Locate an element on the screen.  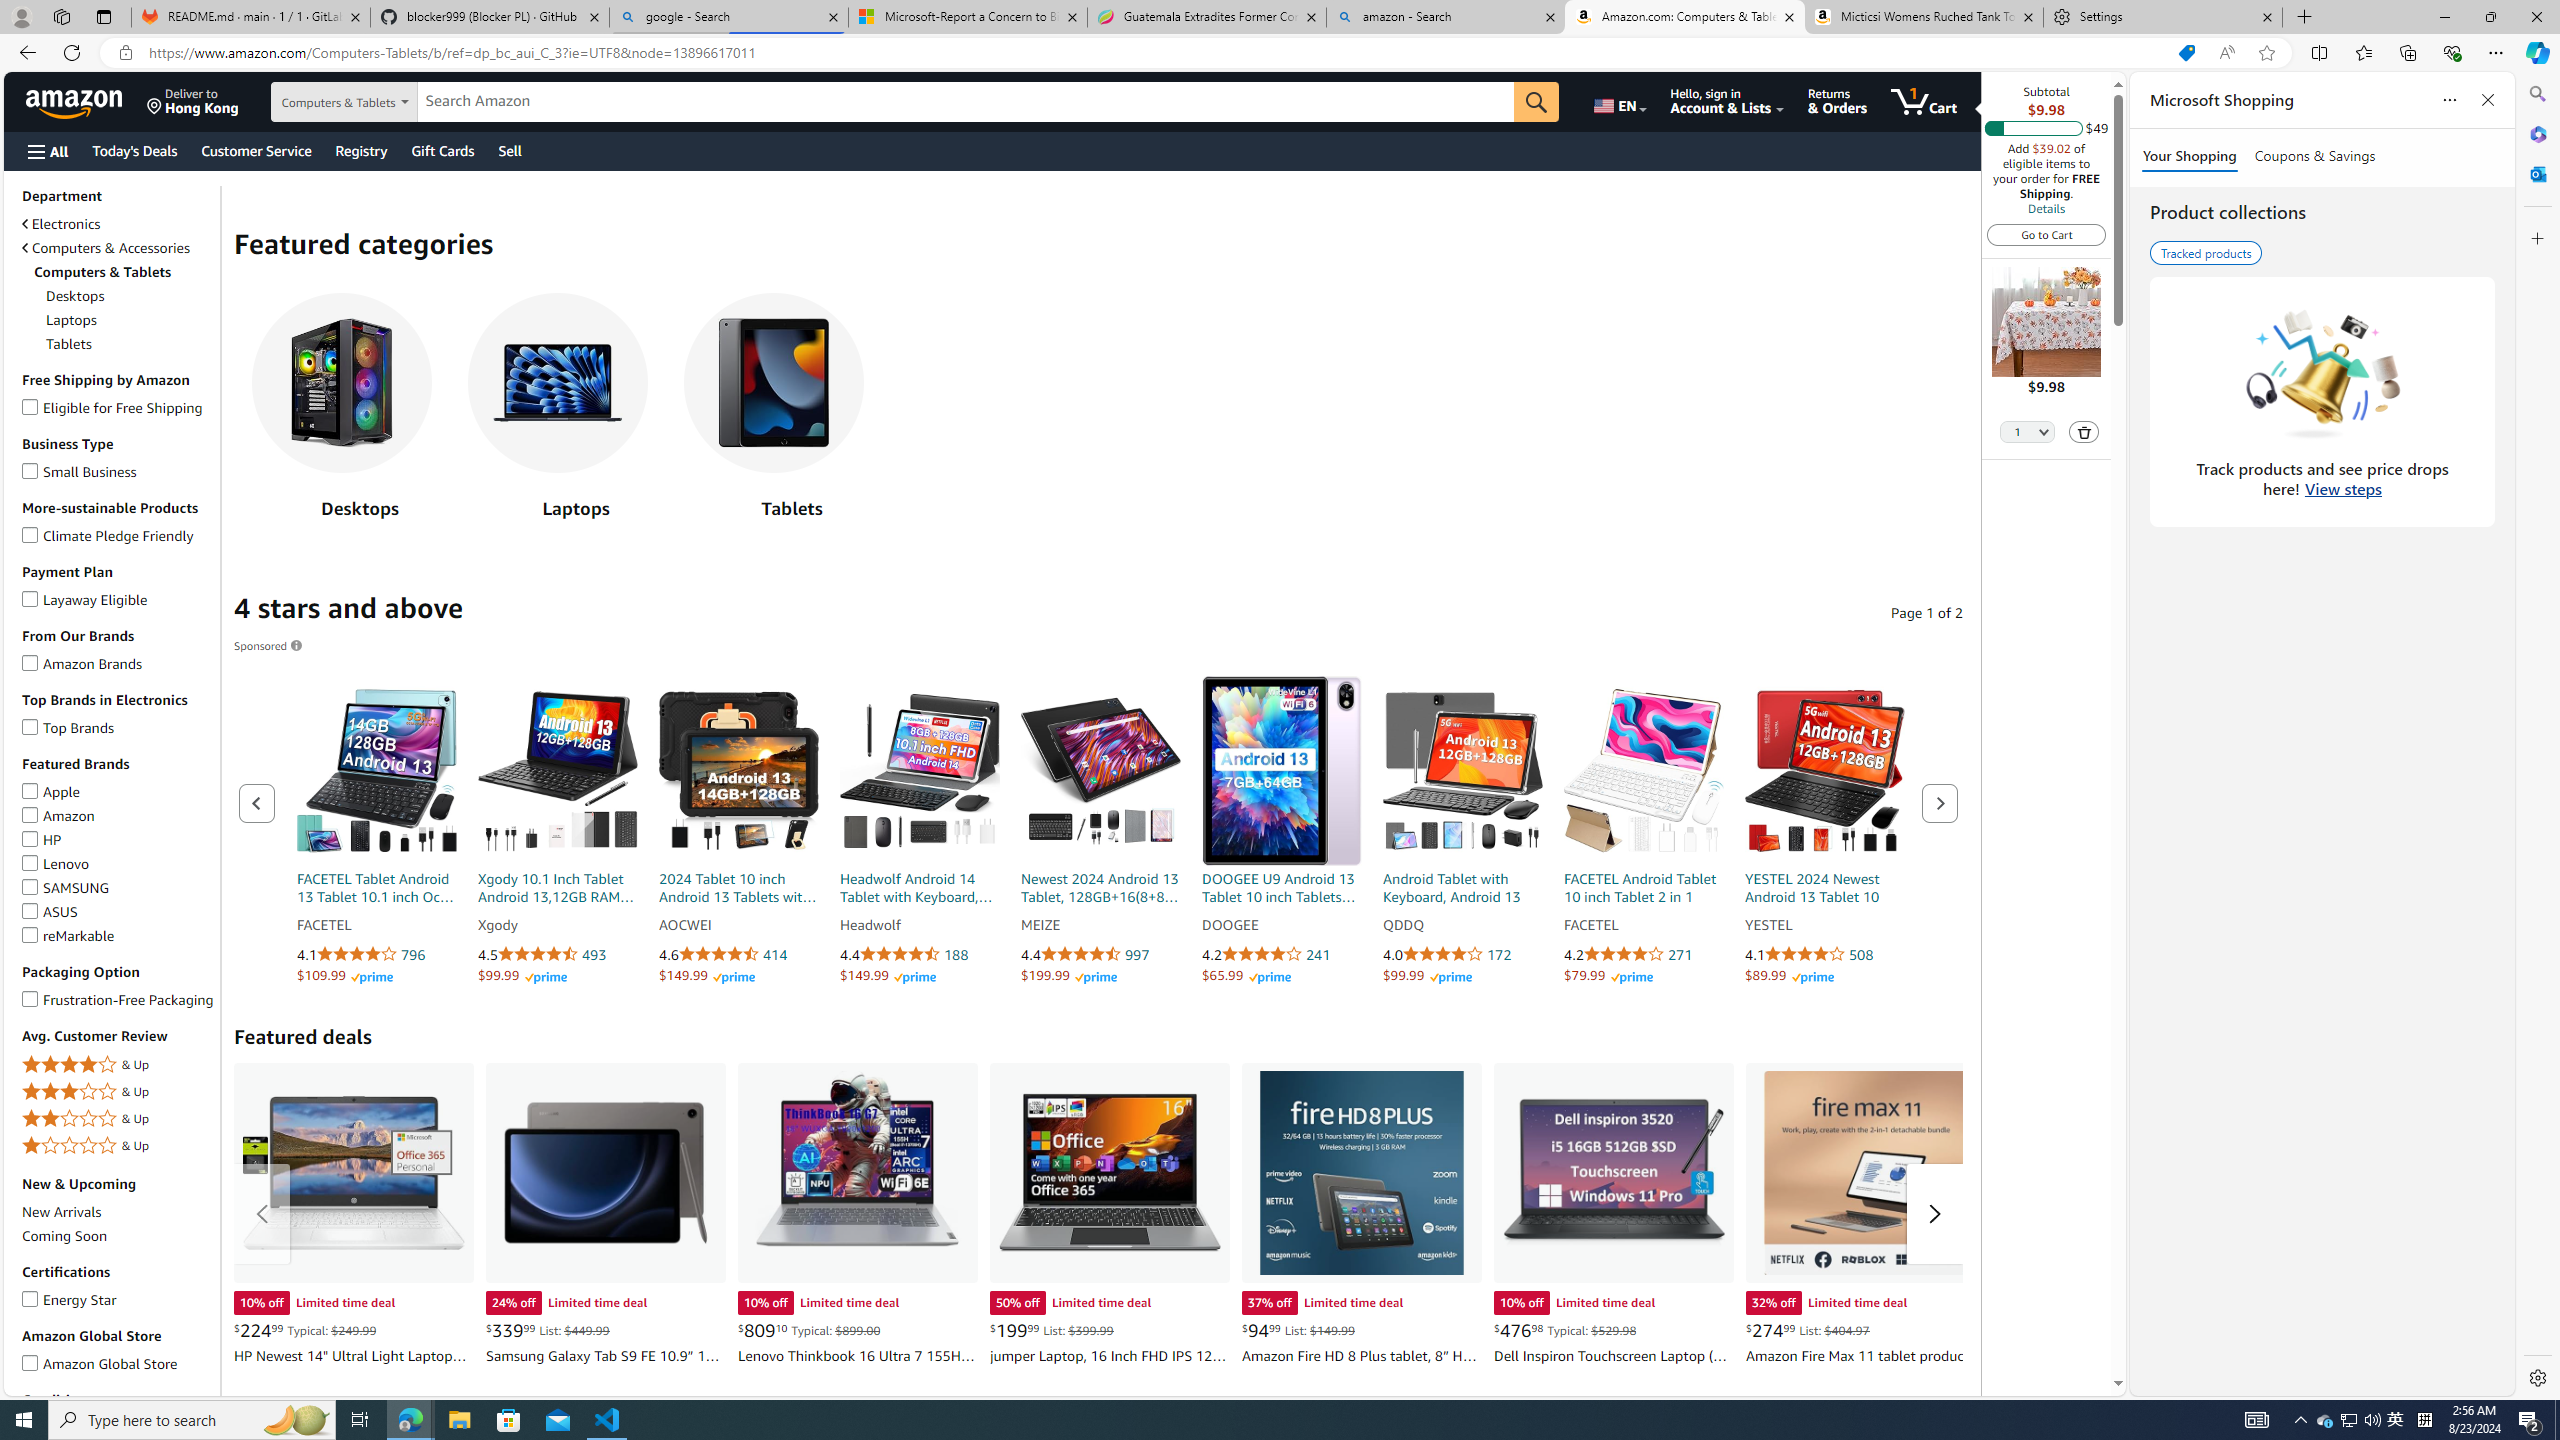
'DOOGEE' is located at coordinates (1281, 924).